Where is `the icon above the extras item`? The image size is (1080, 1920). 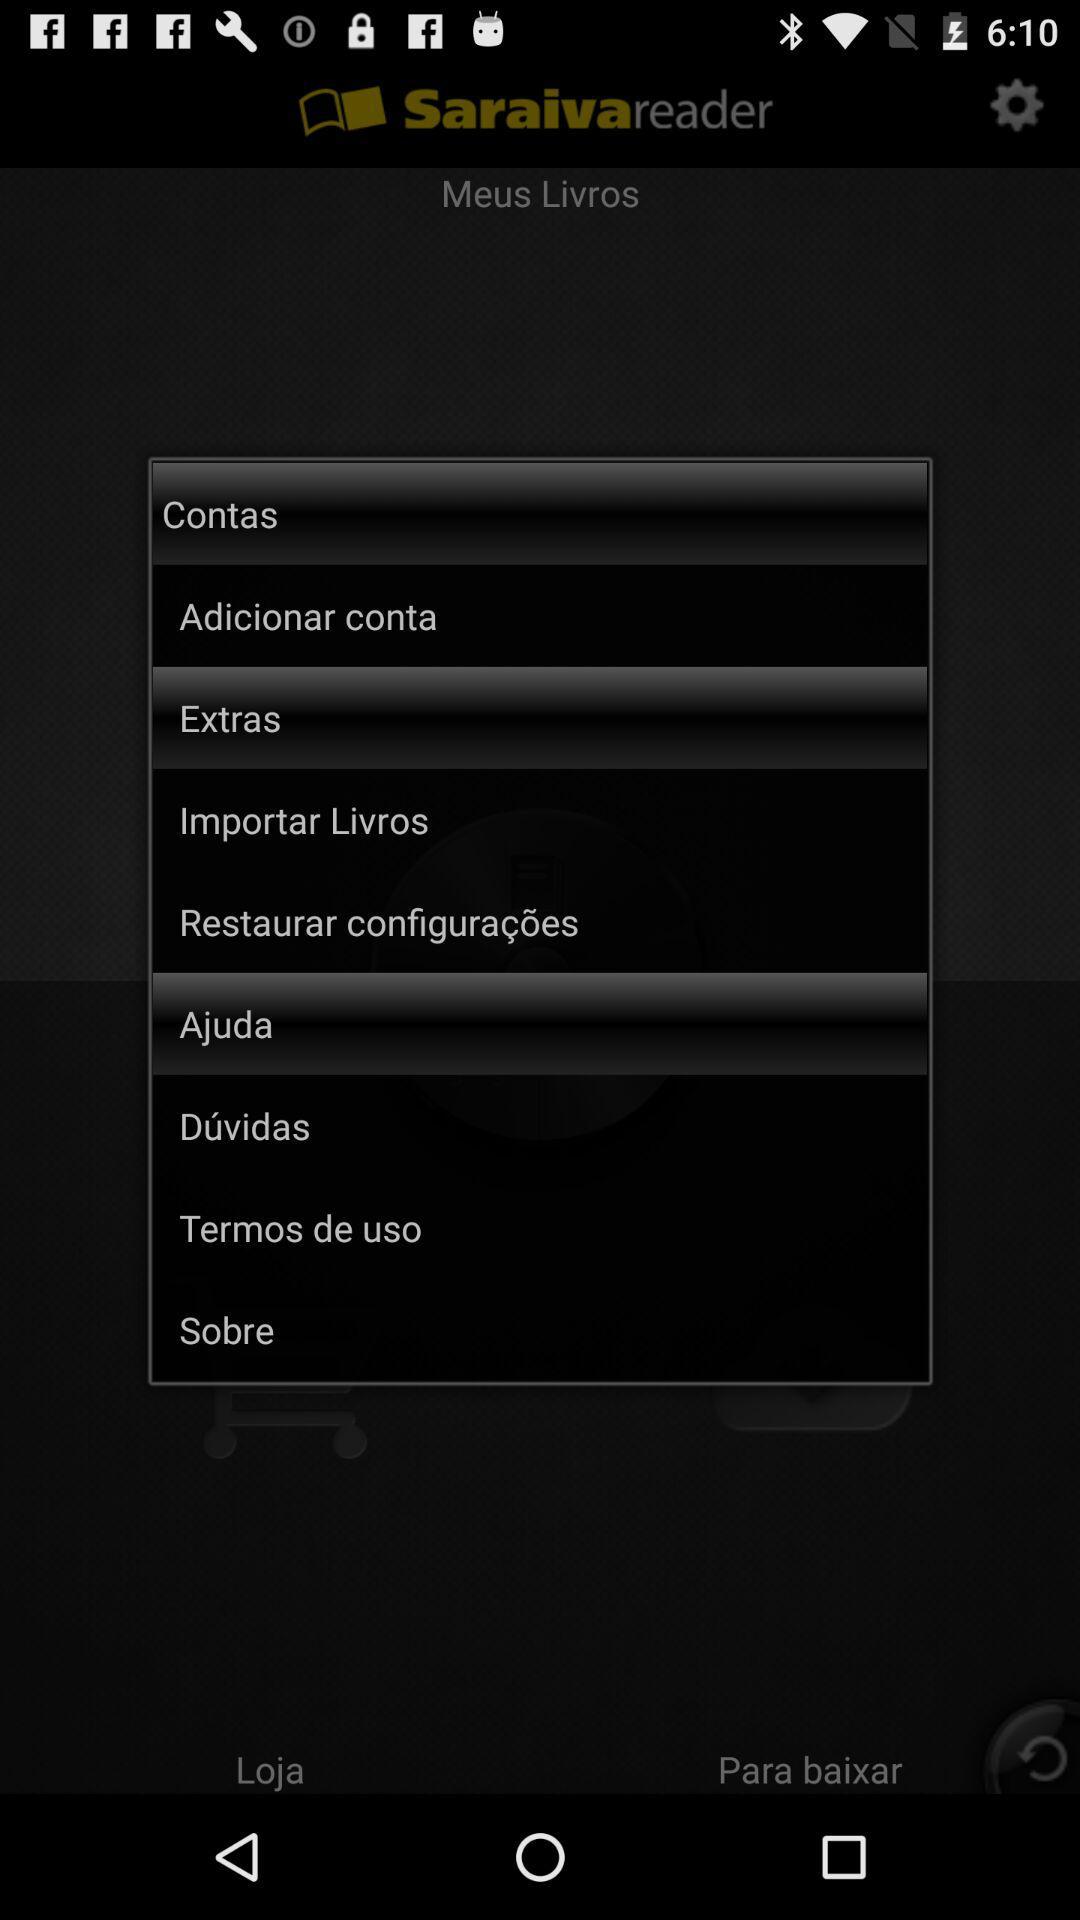 the icon above the extras item is located at coordinates (389, 614).